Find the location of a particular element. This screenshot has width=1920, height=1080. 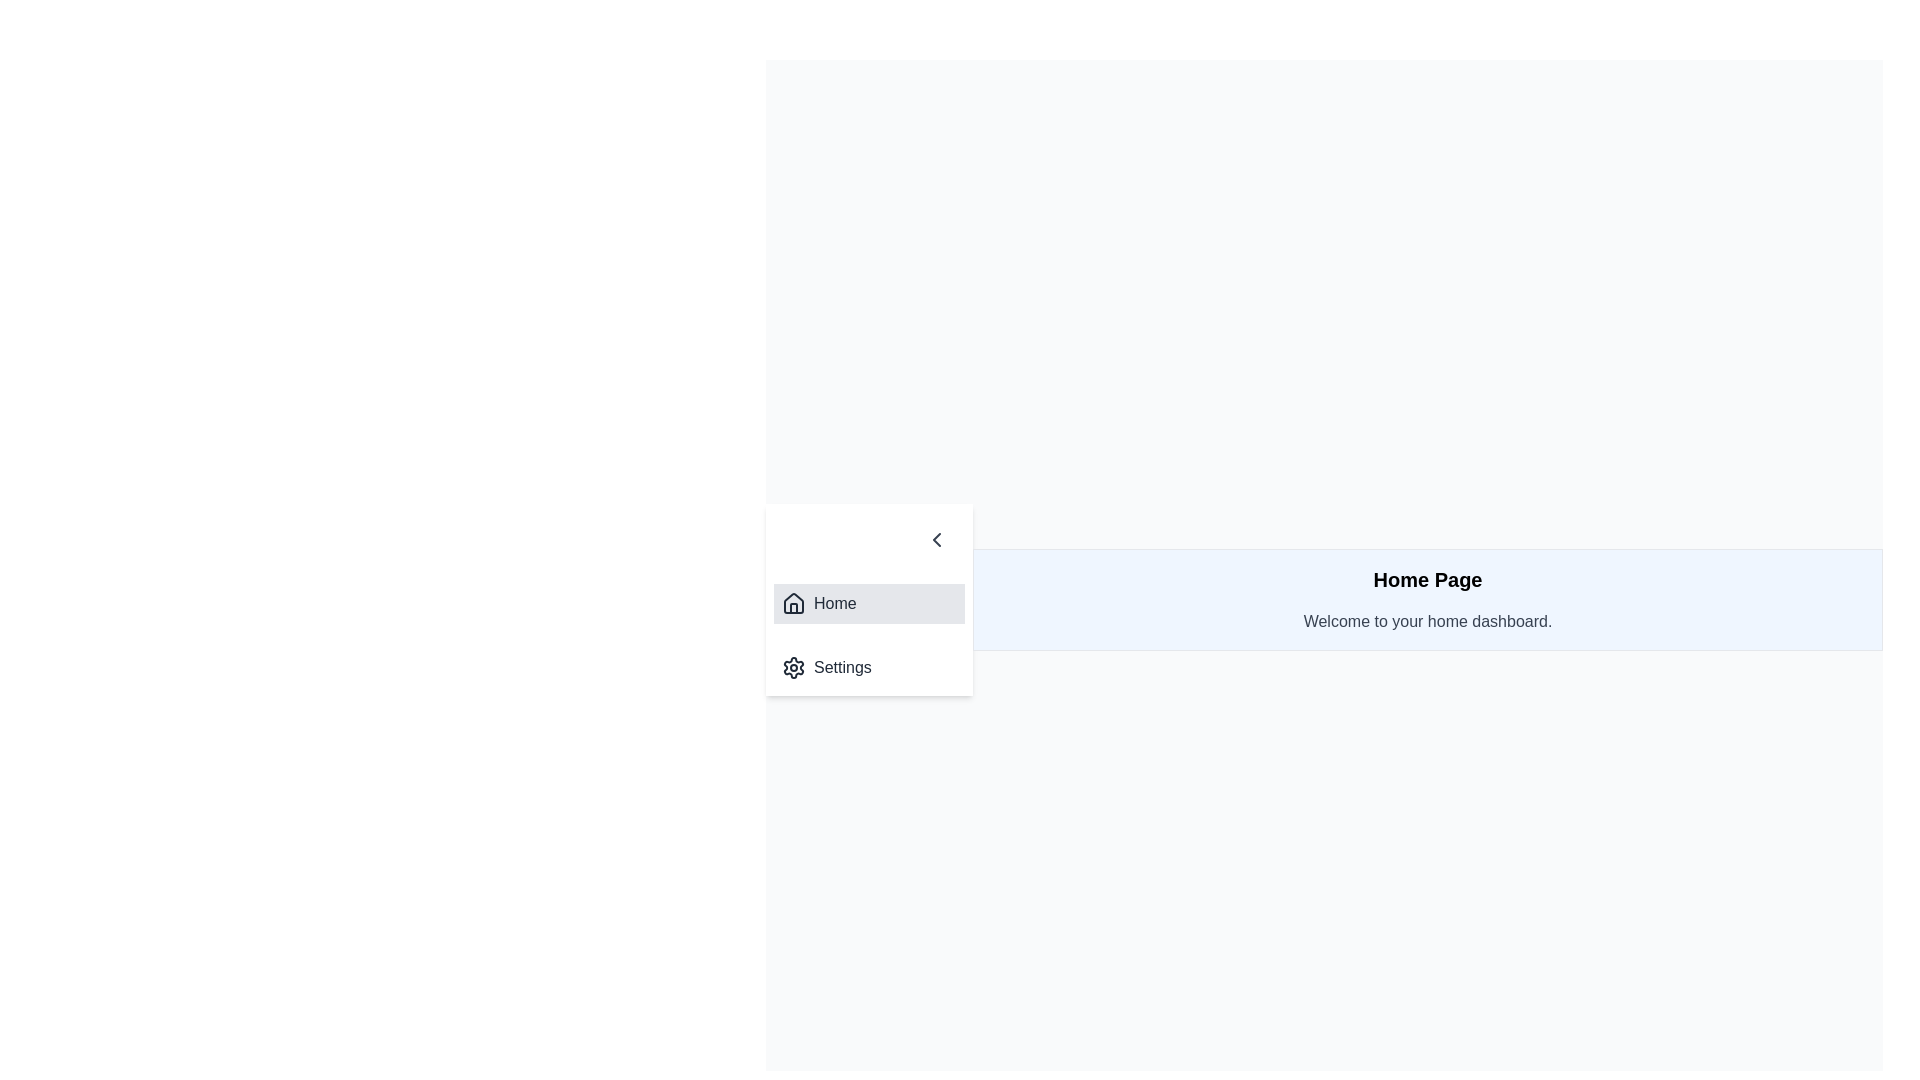

the 'Settings' icon located to the left of the text label 'Settings' in the vertical navigation panel is located at coordinates (792, 667).